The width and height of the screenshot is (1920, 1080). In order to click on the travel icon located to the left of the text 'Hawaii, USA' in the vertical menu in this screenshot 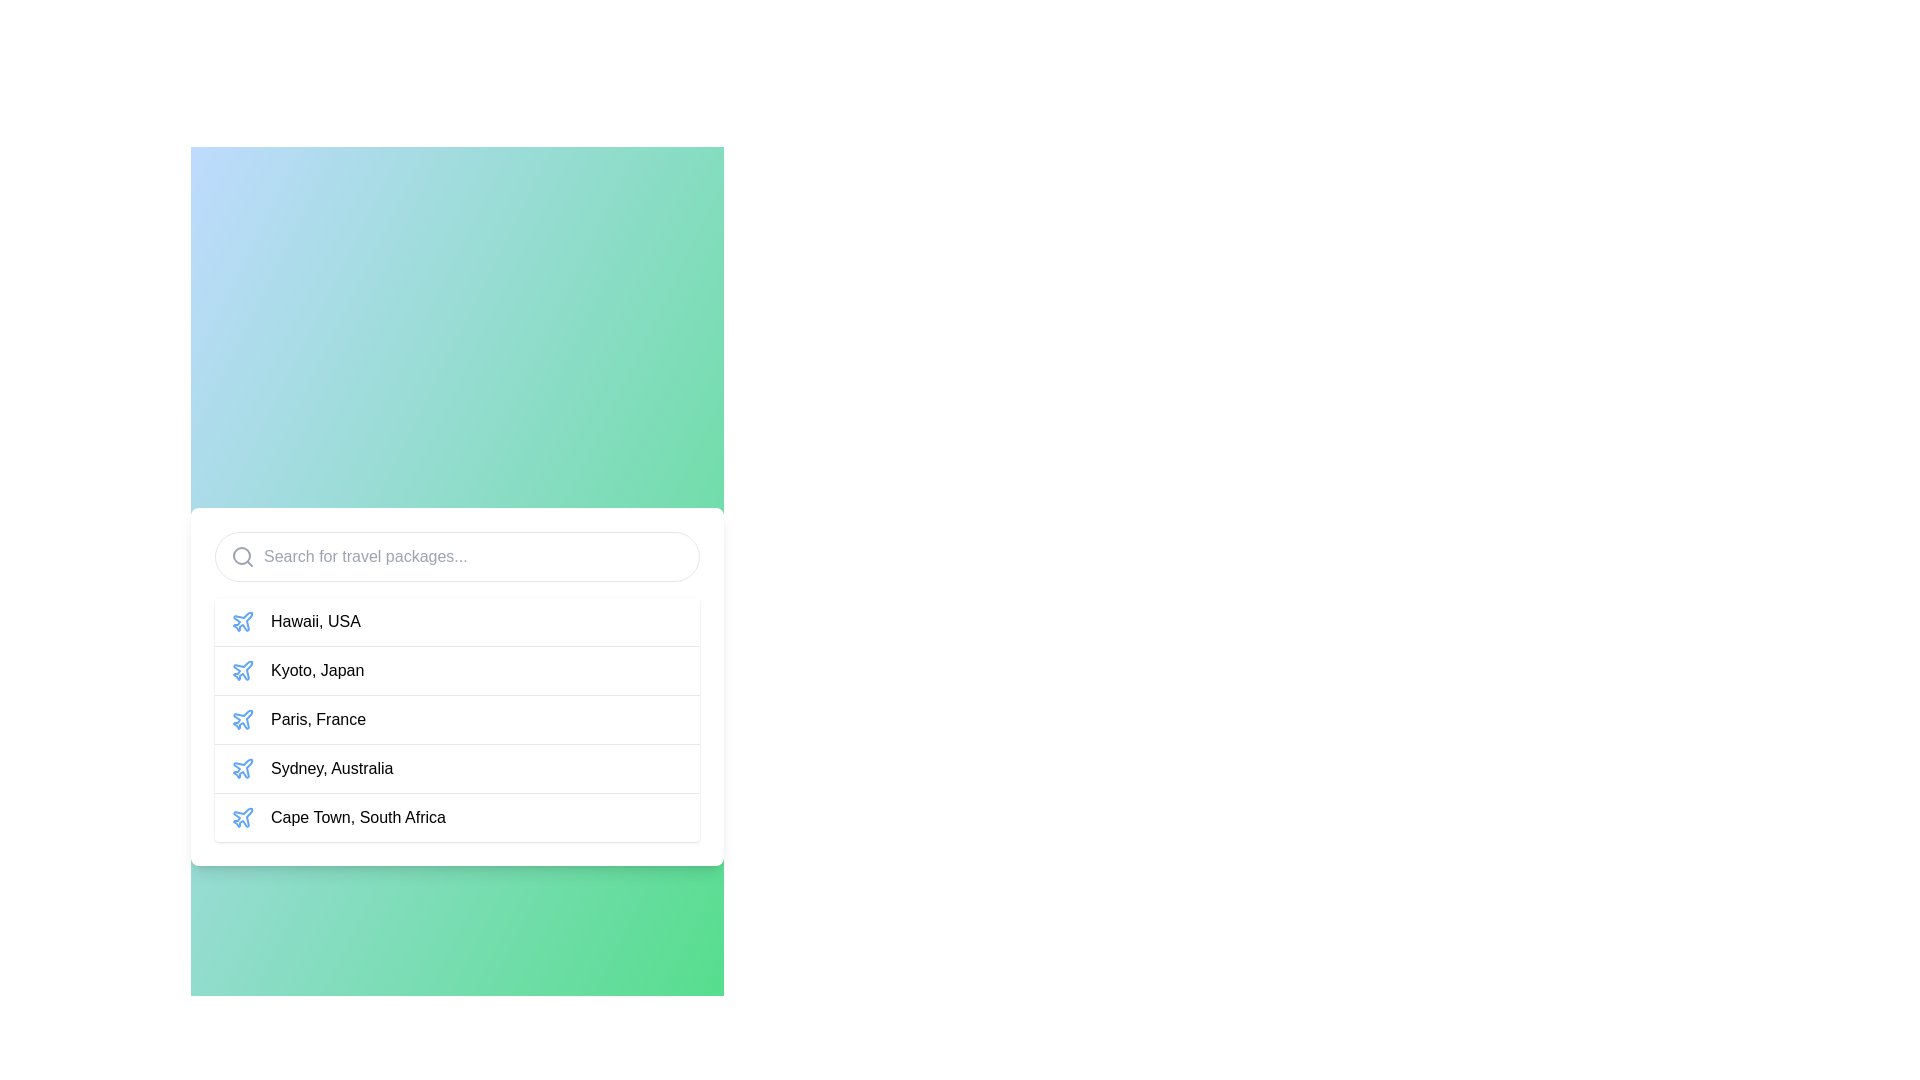, I will do `click(242, 620)`.